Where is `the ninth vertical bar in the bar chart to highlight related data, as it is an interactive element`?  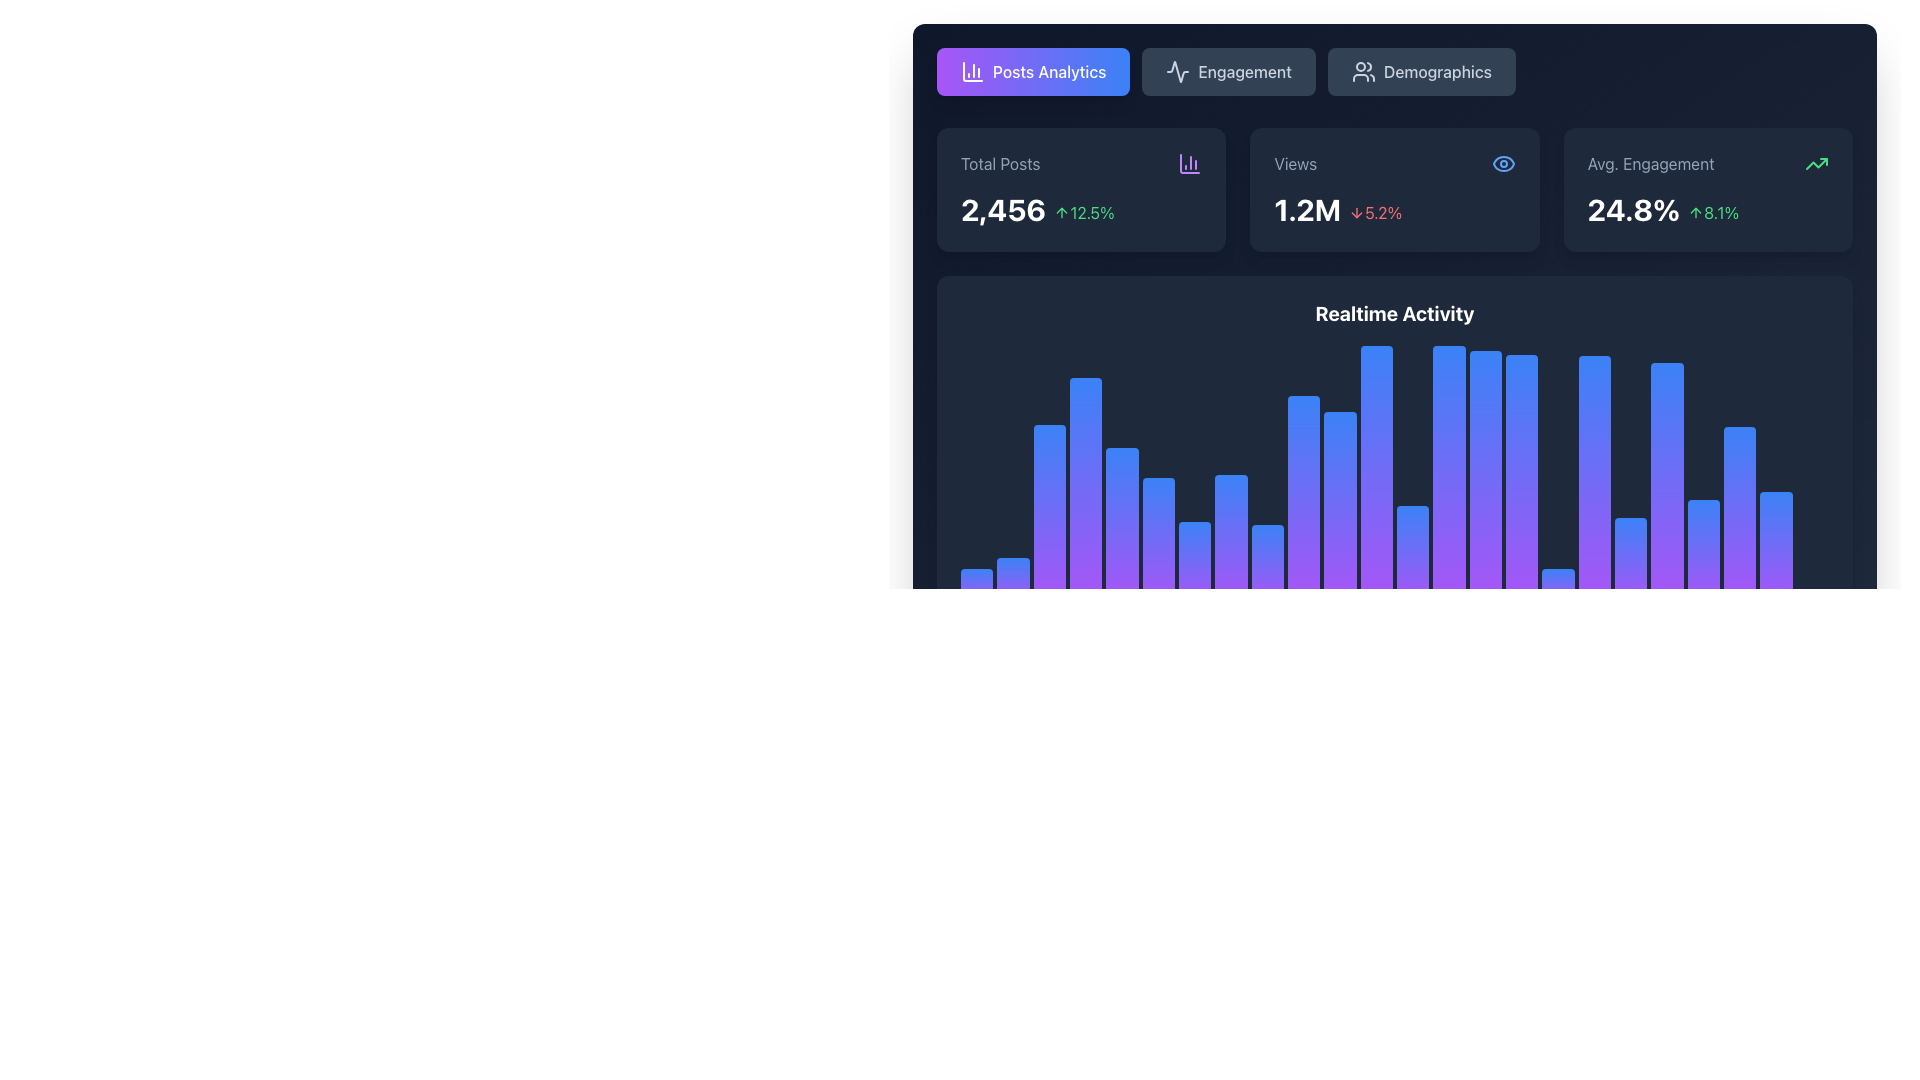
the ninth vertical bar in the bar chart to highlight related data, as it is an interactive element is located at coordinates (1266, 520).